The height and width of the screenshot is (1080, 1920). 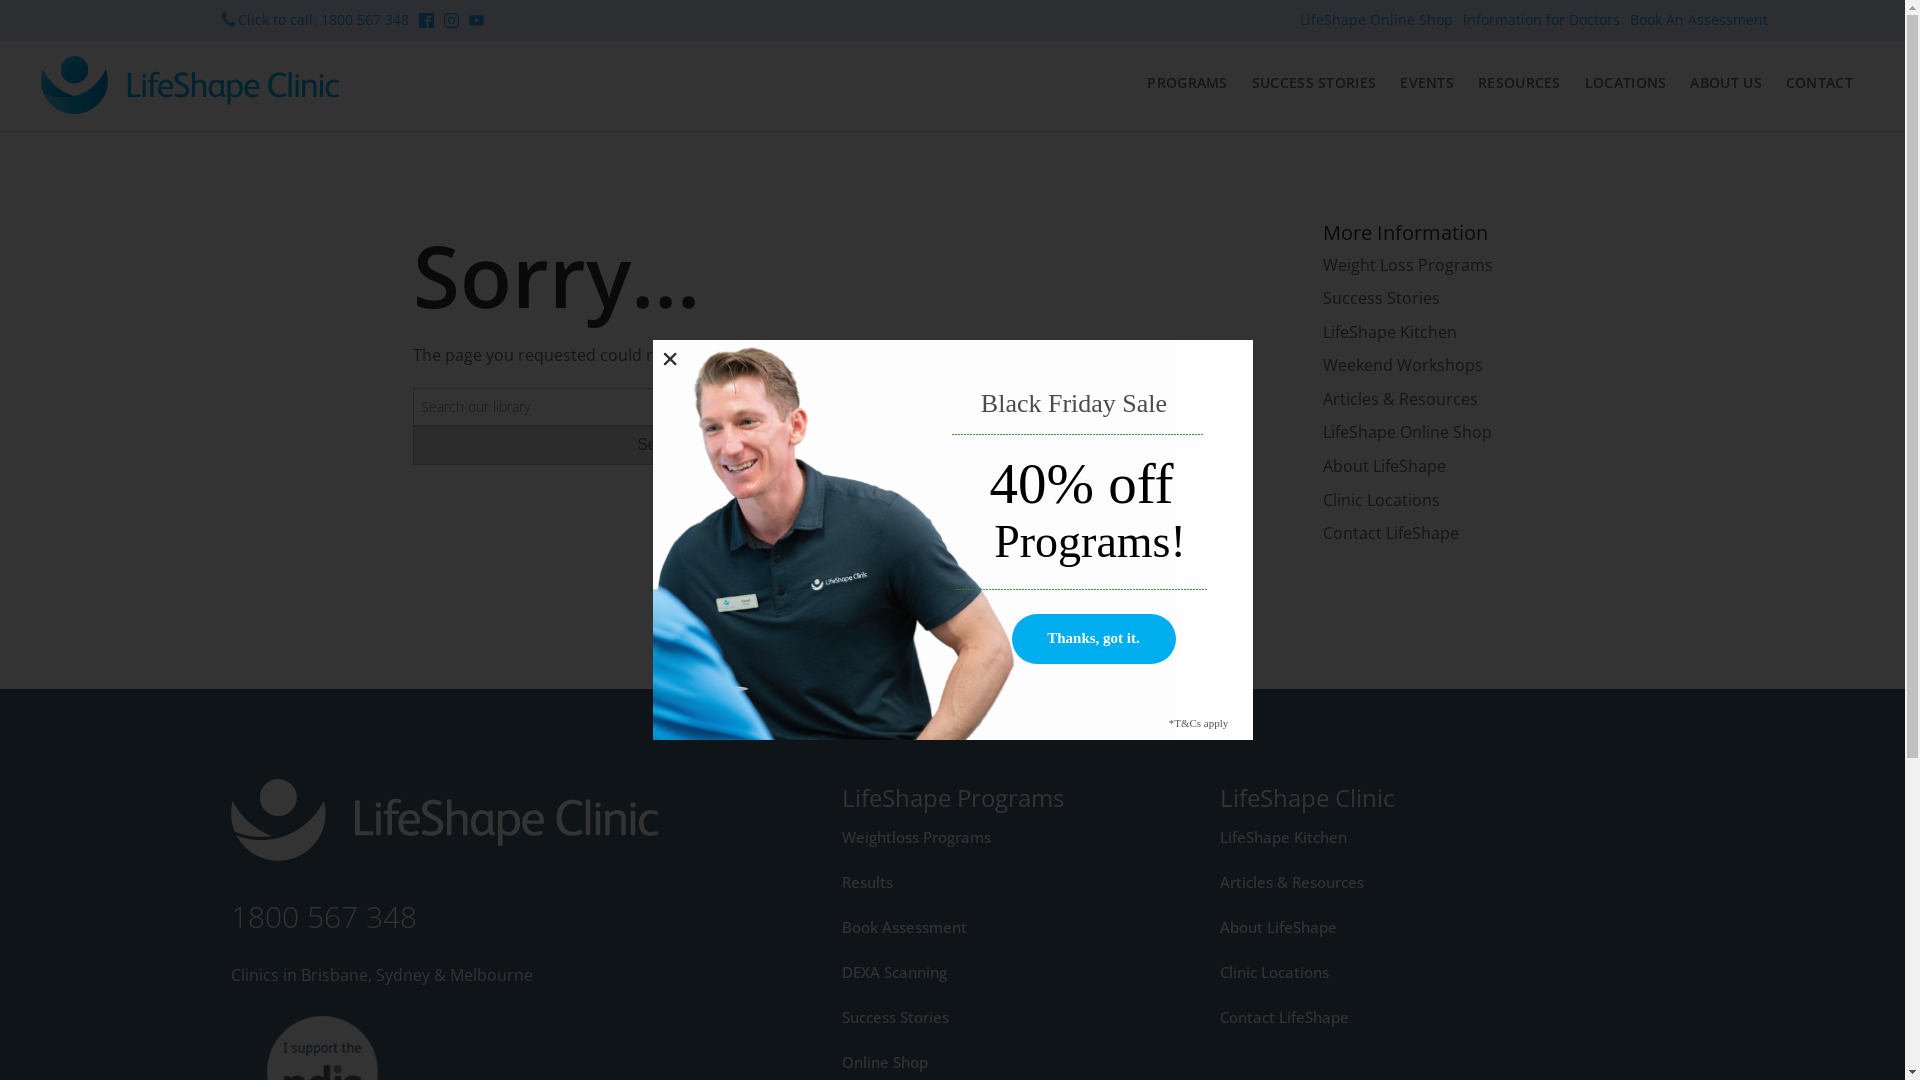 I want to click on 'RESOURCES', so click(x=1468, y=82).